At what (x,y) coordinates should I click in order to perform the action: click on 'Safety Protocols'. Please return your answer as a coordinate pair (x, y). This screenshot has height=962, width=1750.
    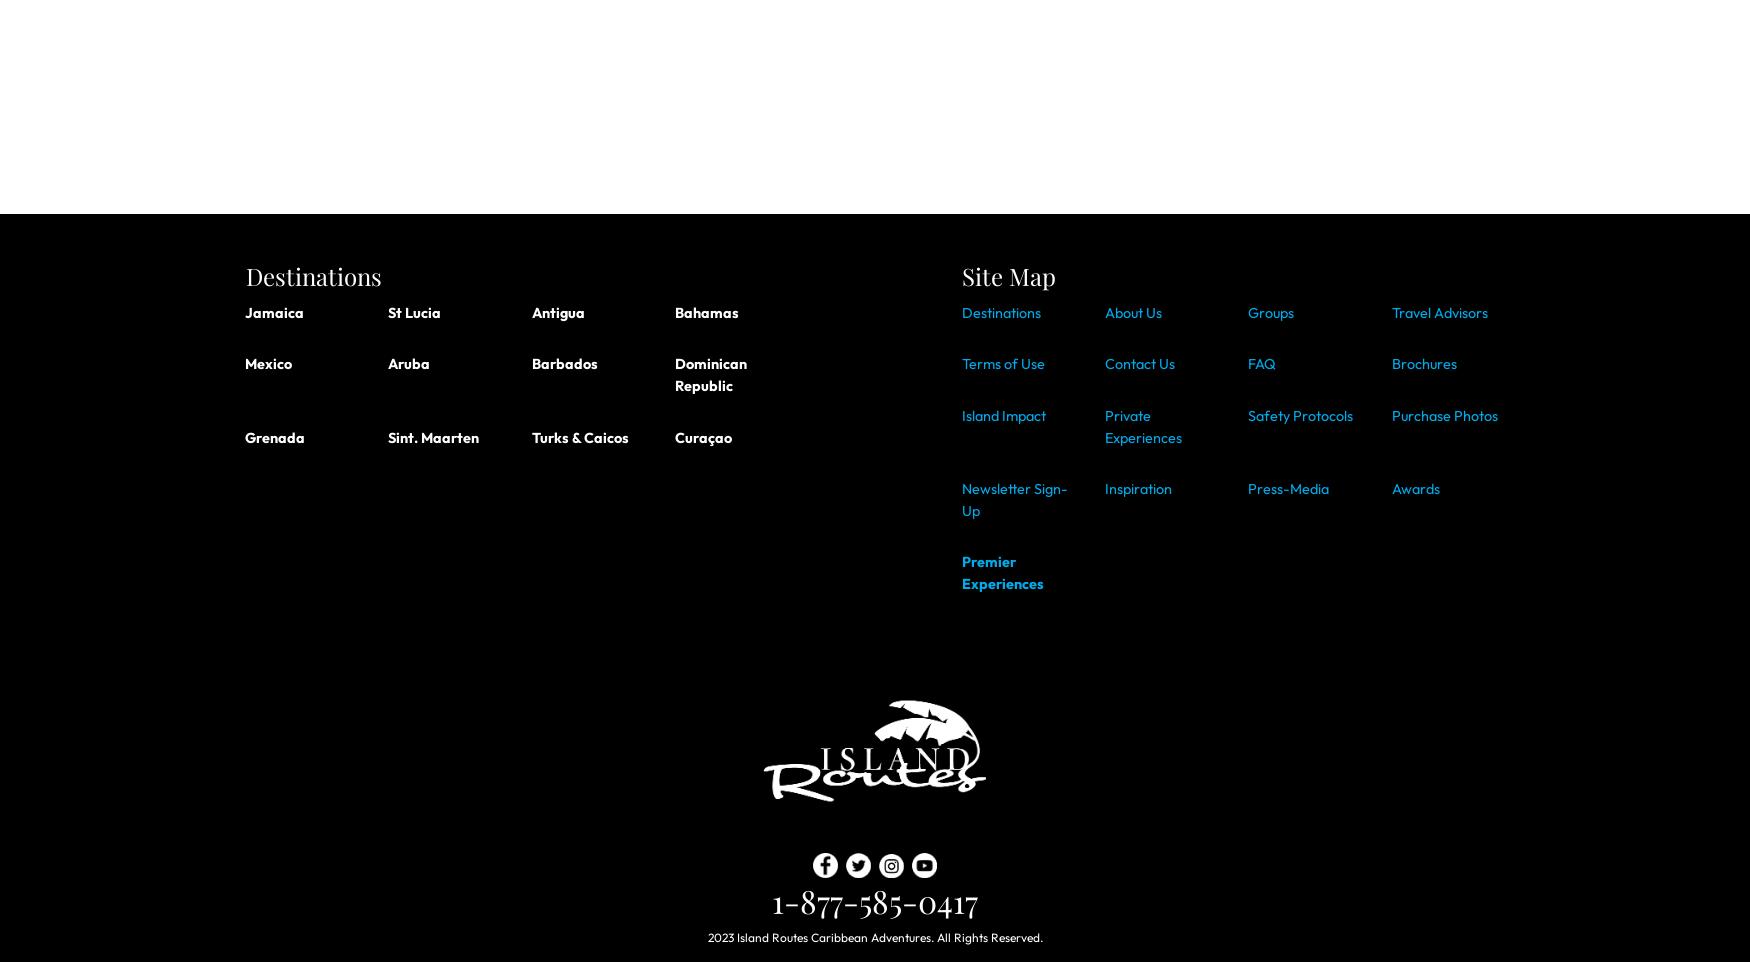
    Looking at the image, I should click on (1299, 414).